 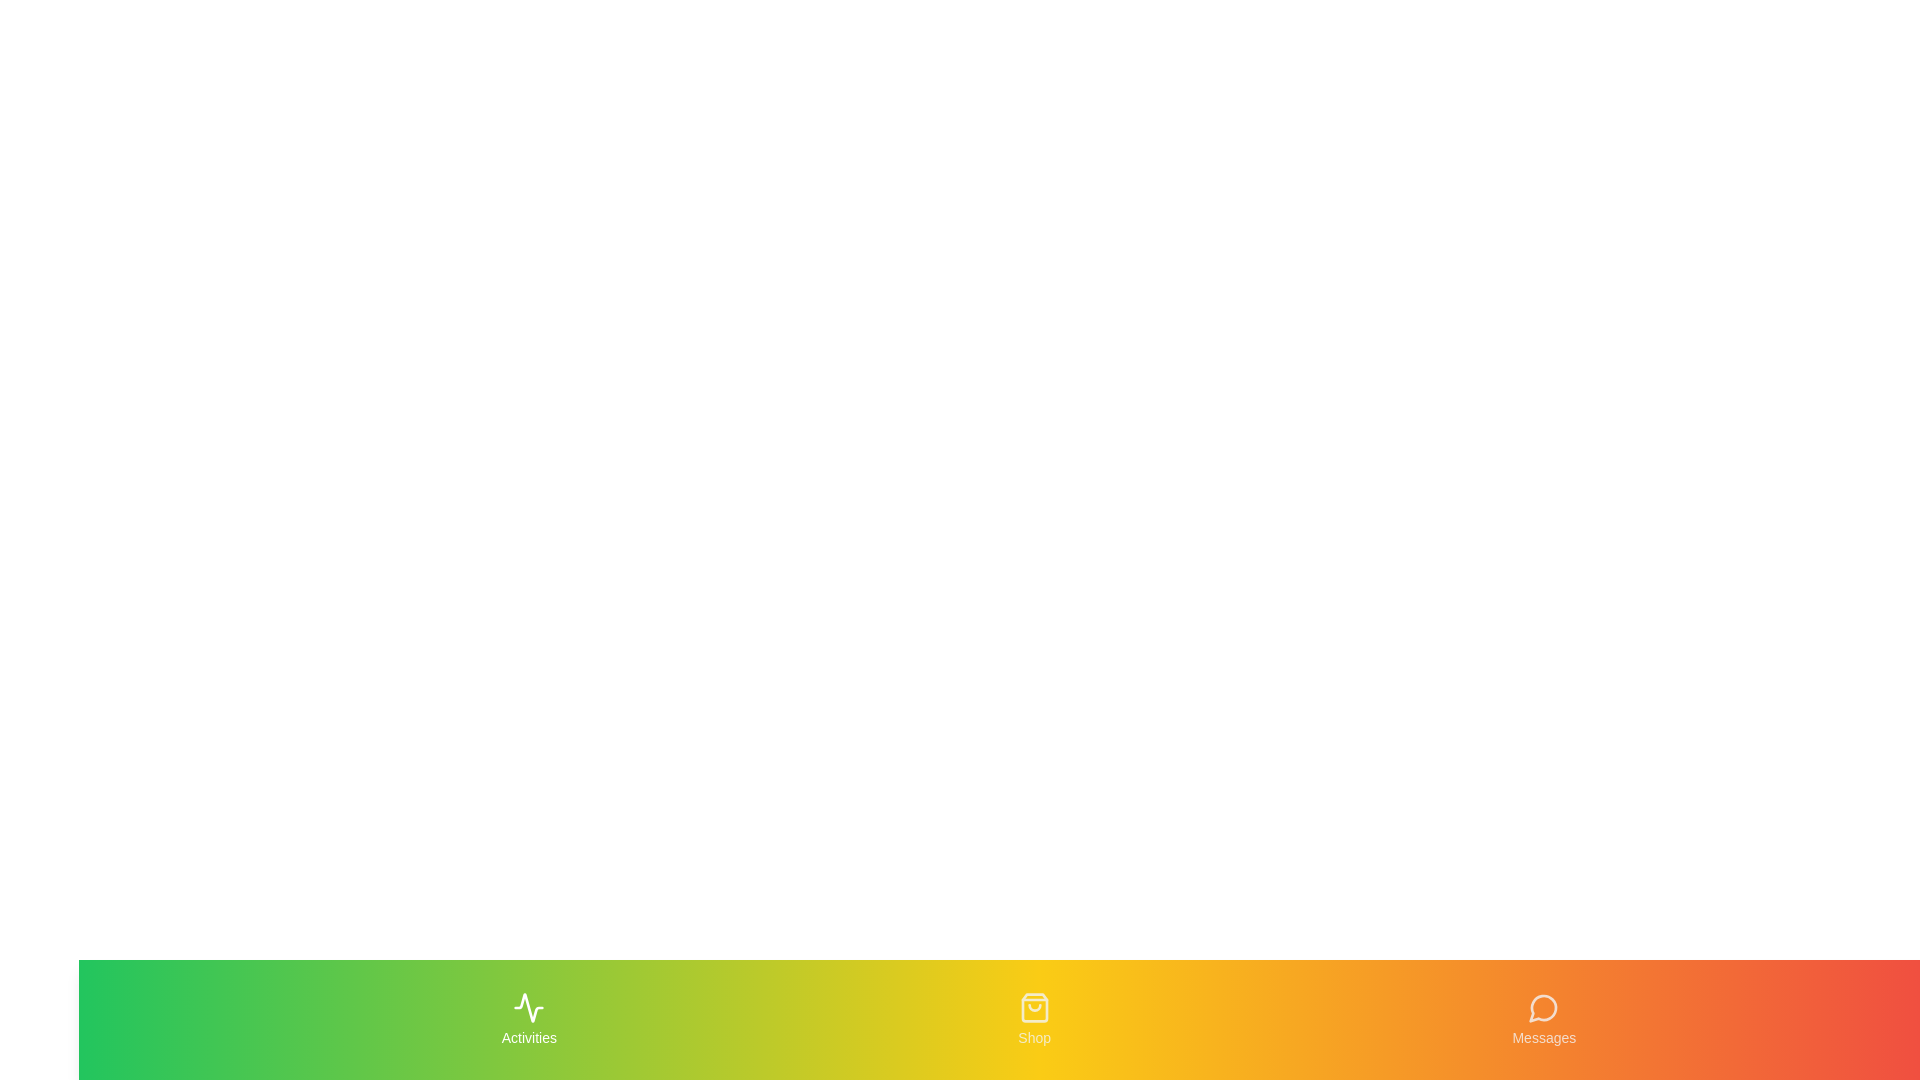 I want to click on the Activities tab to navigate to its section, so click(x=528, y=1019).